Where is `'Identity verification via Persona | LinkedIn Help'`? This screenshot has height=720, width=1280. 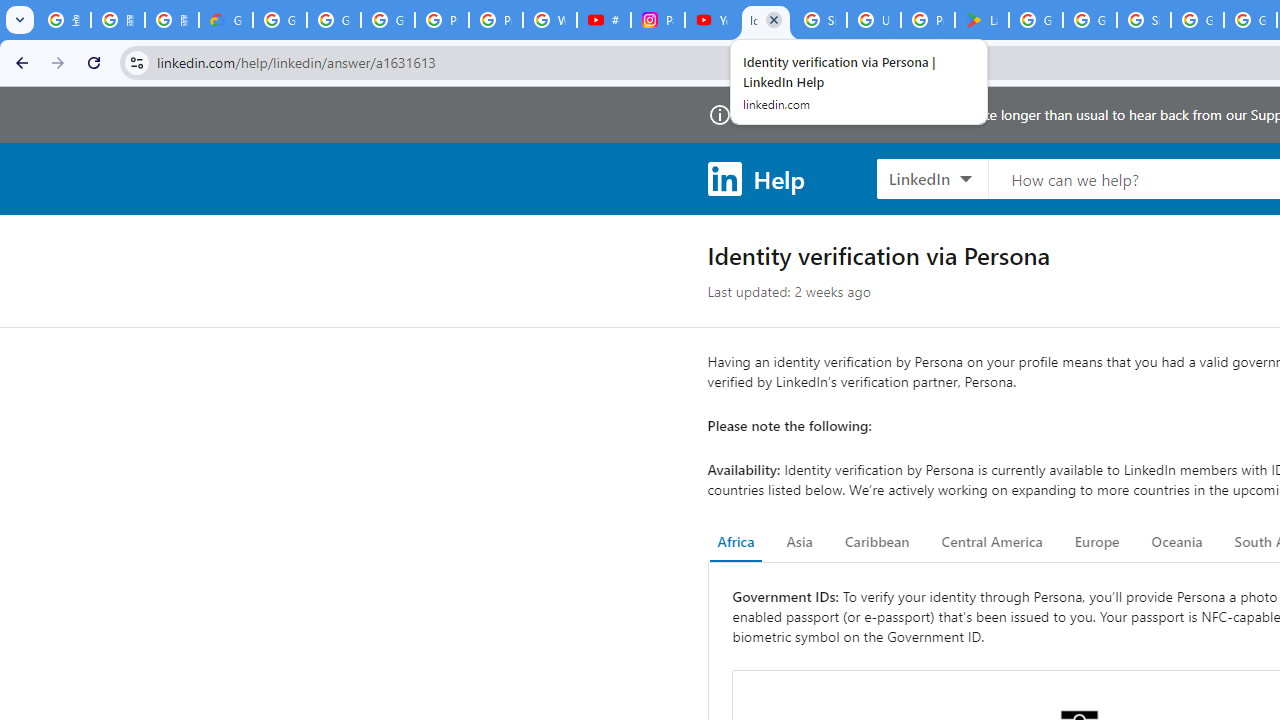
'Identity verification via Persona | LinkedIn Help' is located at coordinates (765, 20).